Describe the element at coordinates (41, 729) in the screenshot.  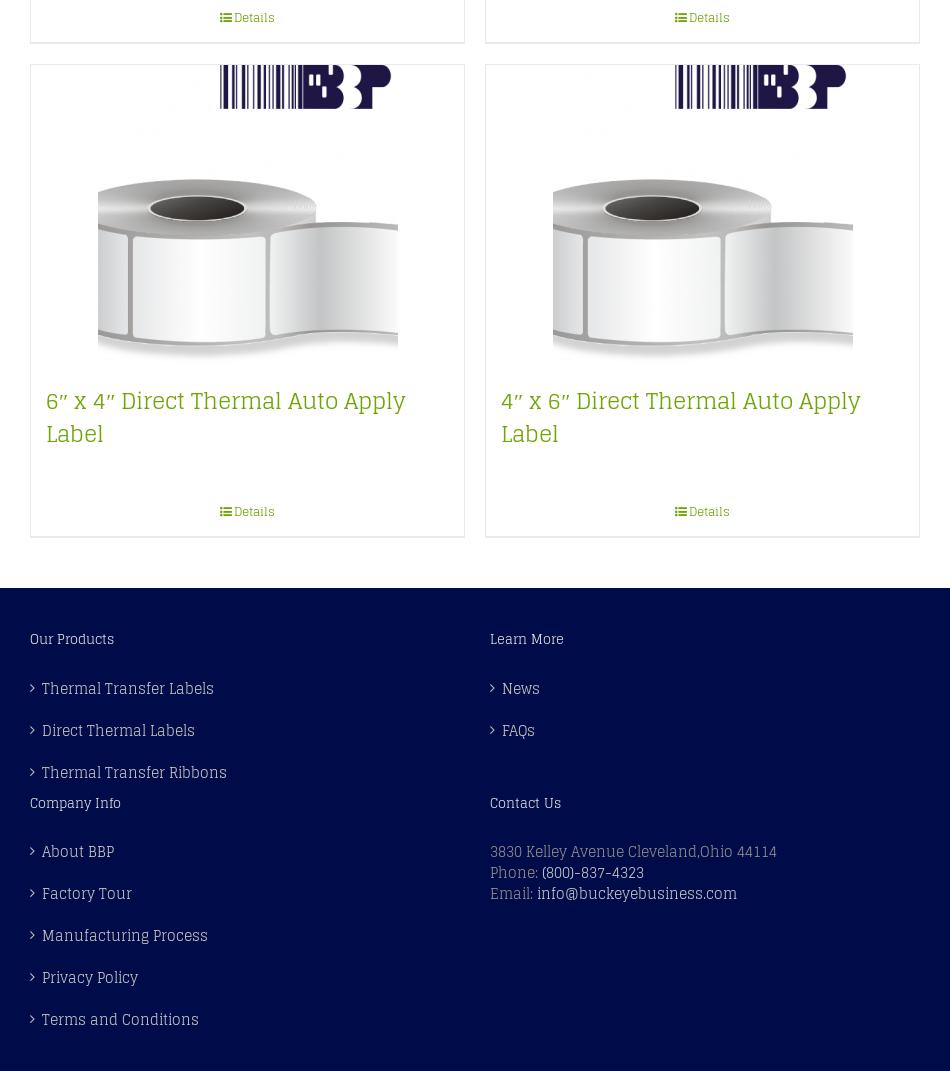
I see `'Direct Thermal Labels'` at that location.